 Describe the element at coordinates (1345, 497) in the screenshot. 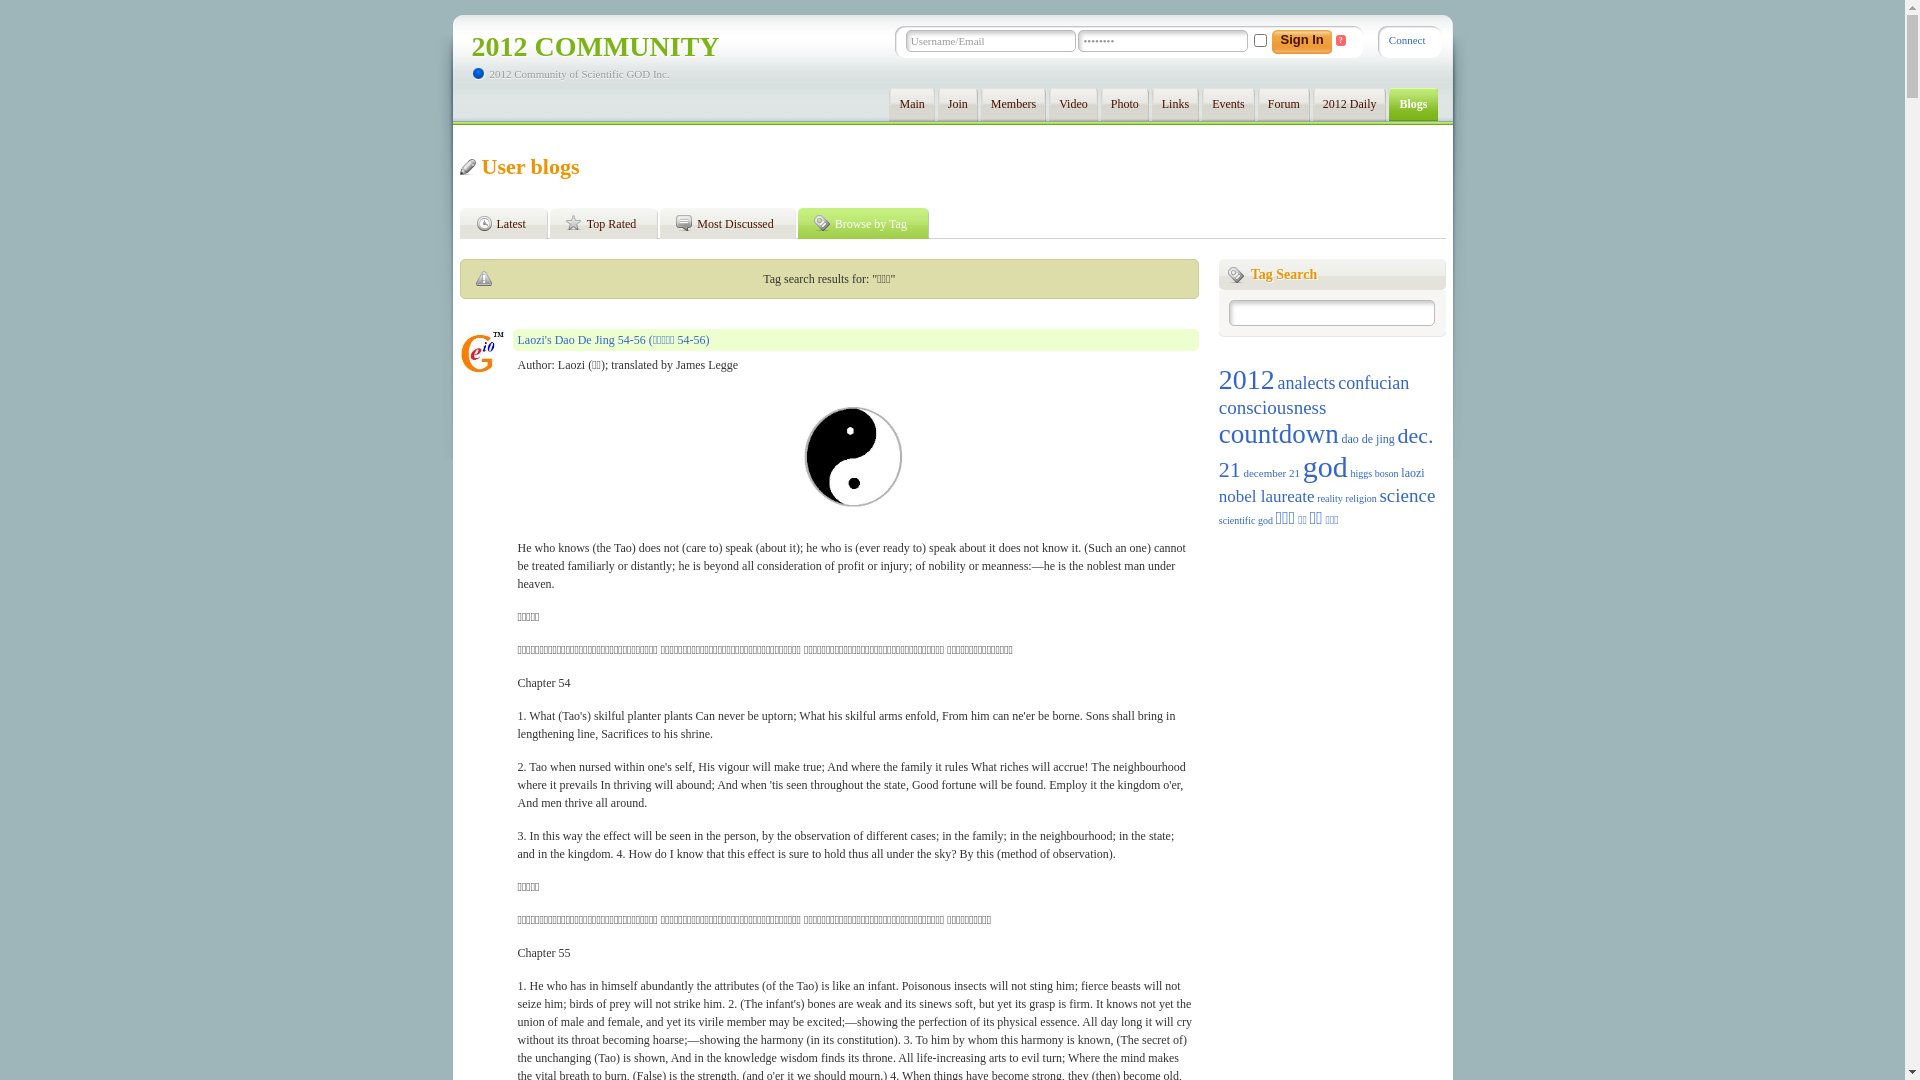

I see `'religion'` at that location.